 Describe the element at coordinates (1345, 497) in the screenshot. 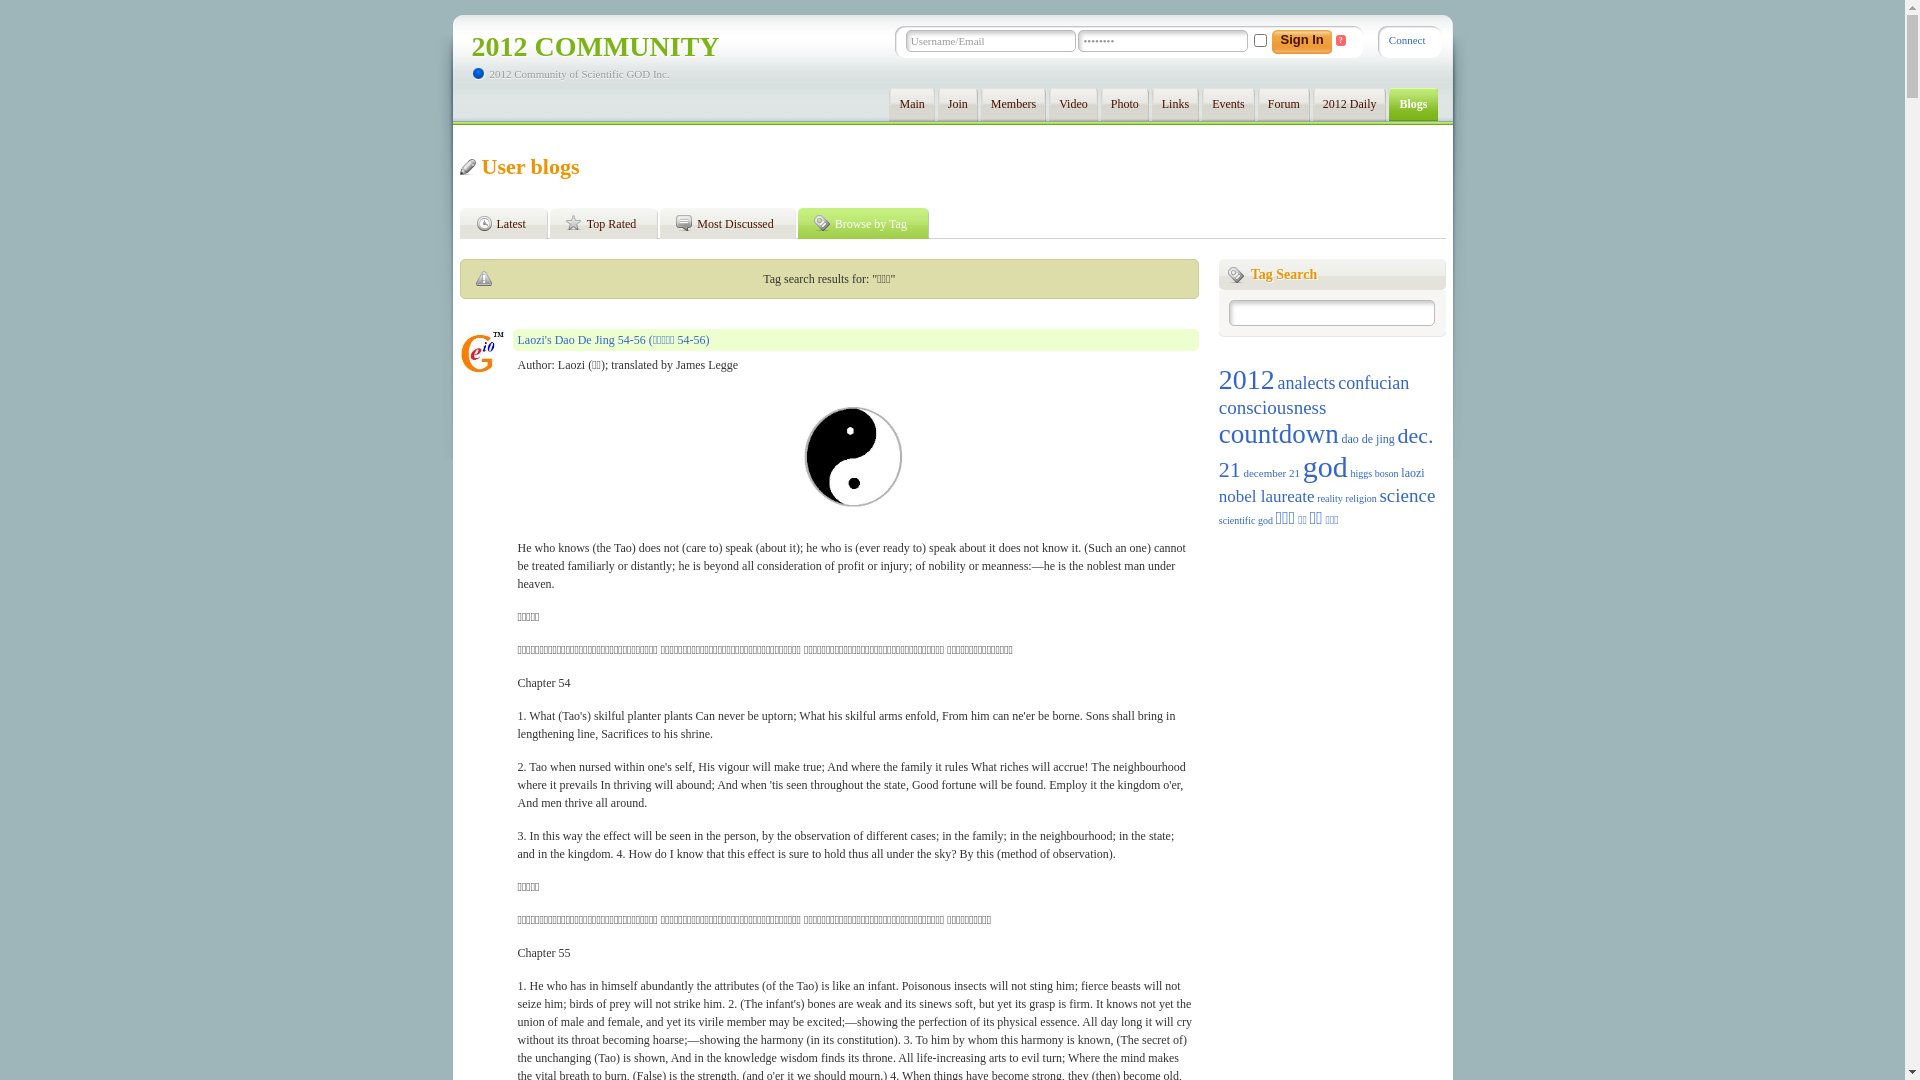

I see `'religion'` at that location.